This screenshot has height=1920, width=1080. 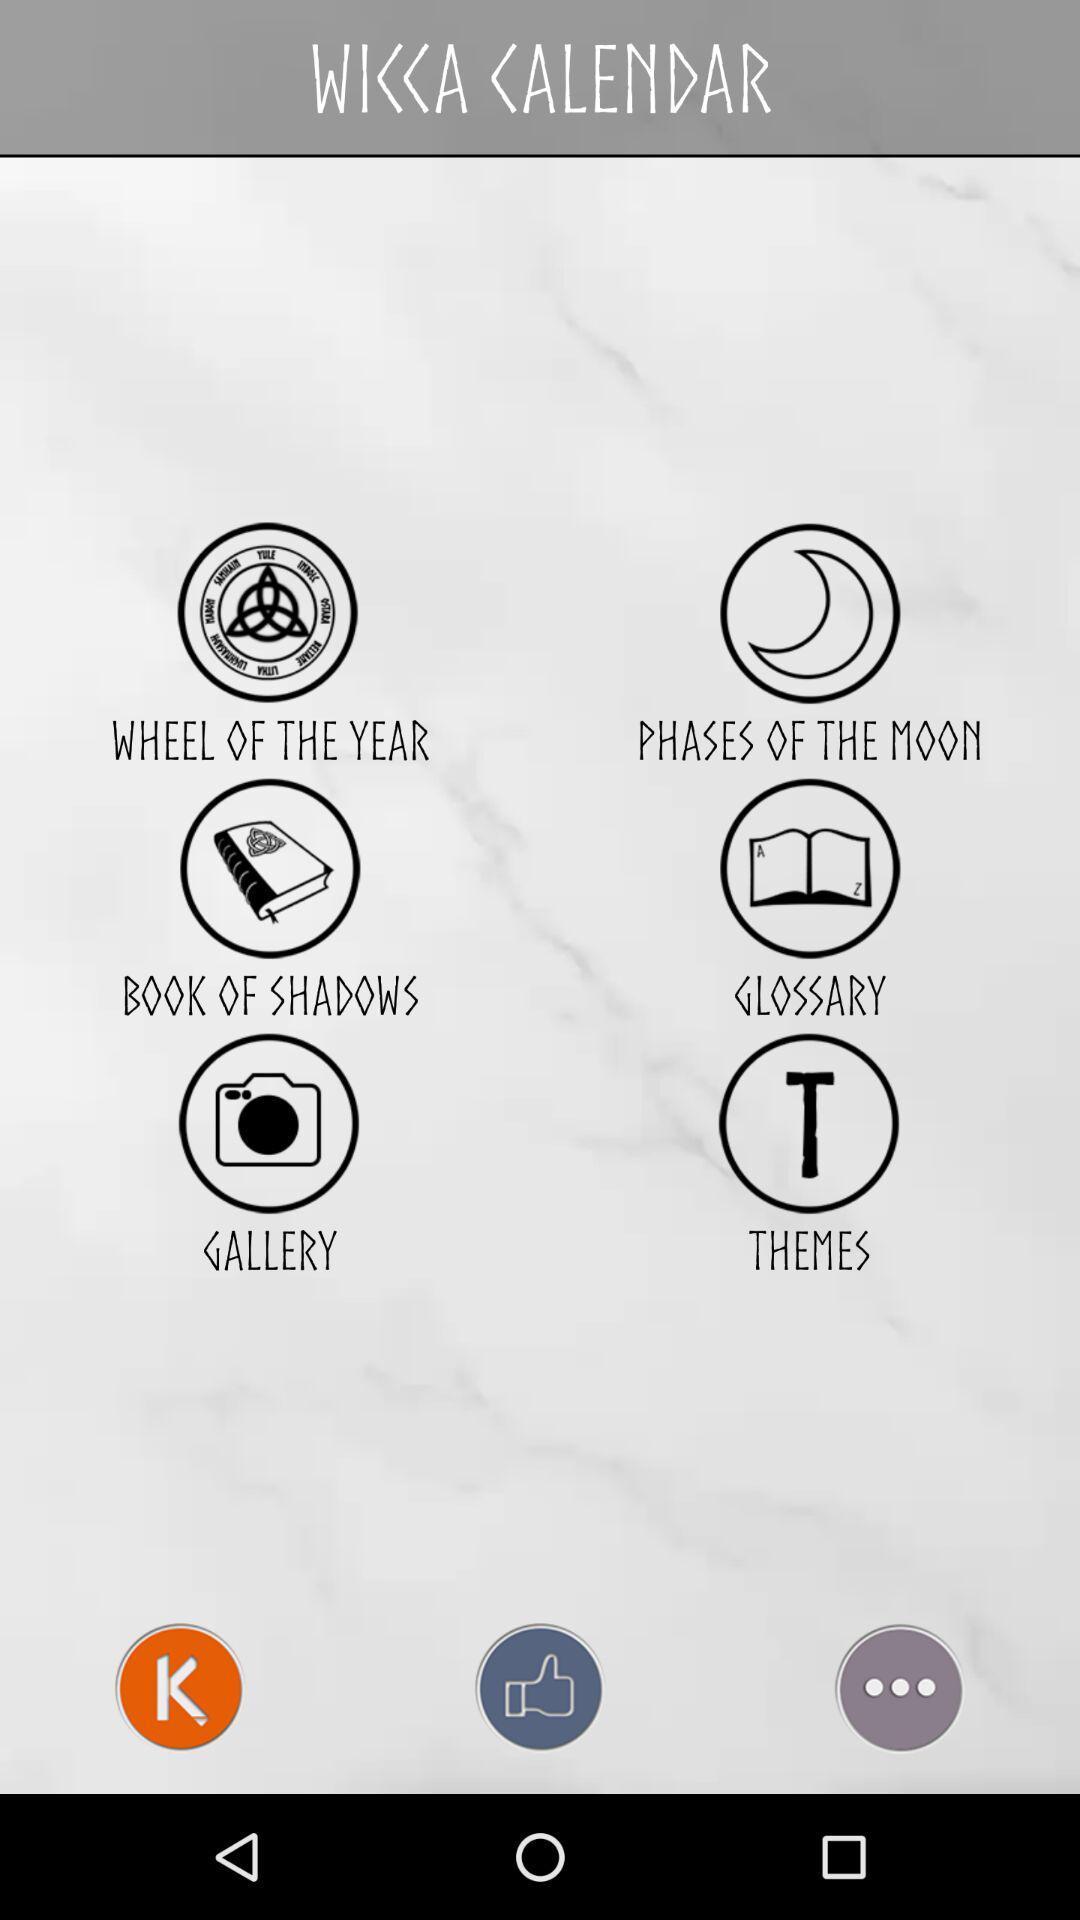 What do you see at coordinates (268, 868) in the screenshot?
I see `icon below the wheel of the` at bounding box center [268, 868].